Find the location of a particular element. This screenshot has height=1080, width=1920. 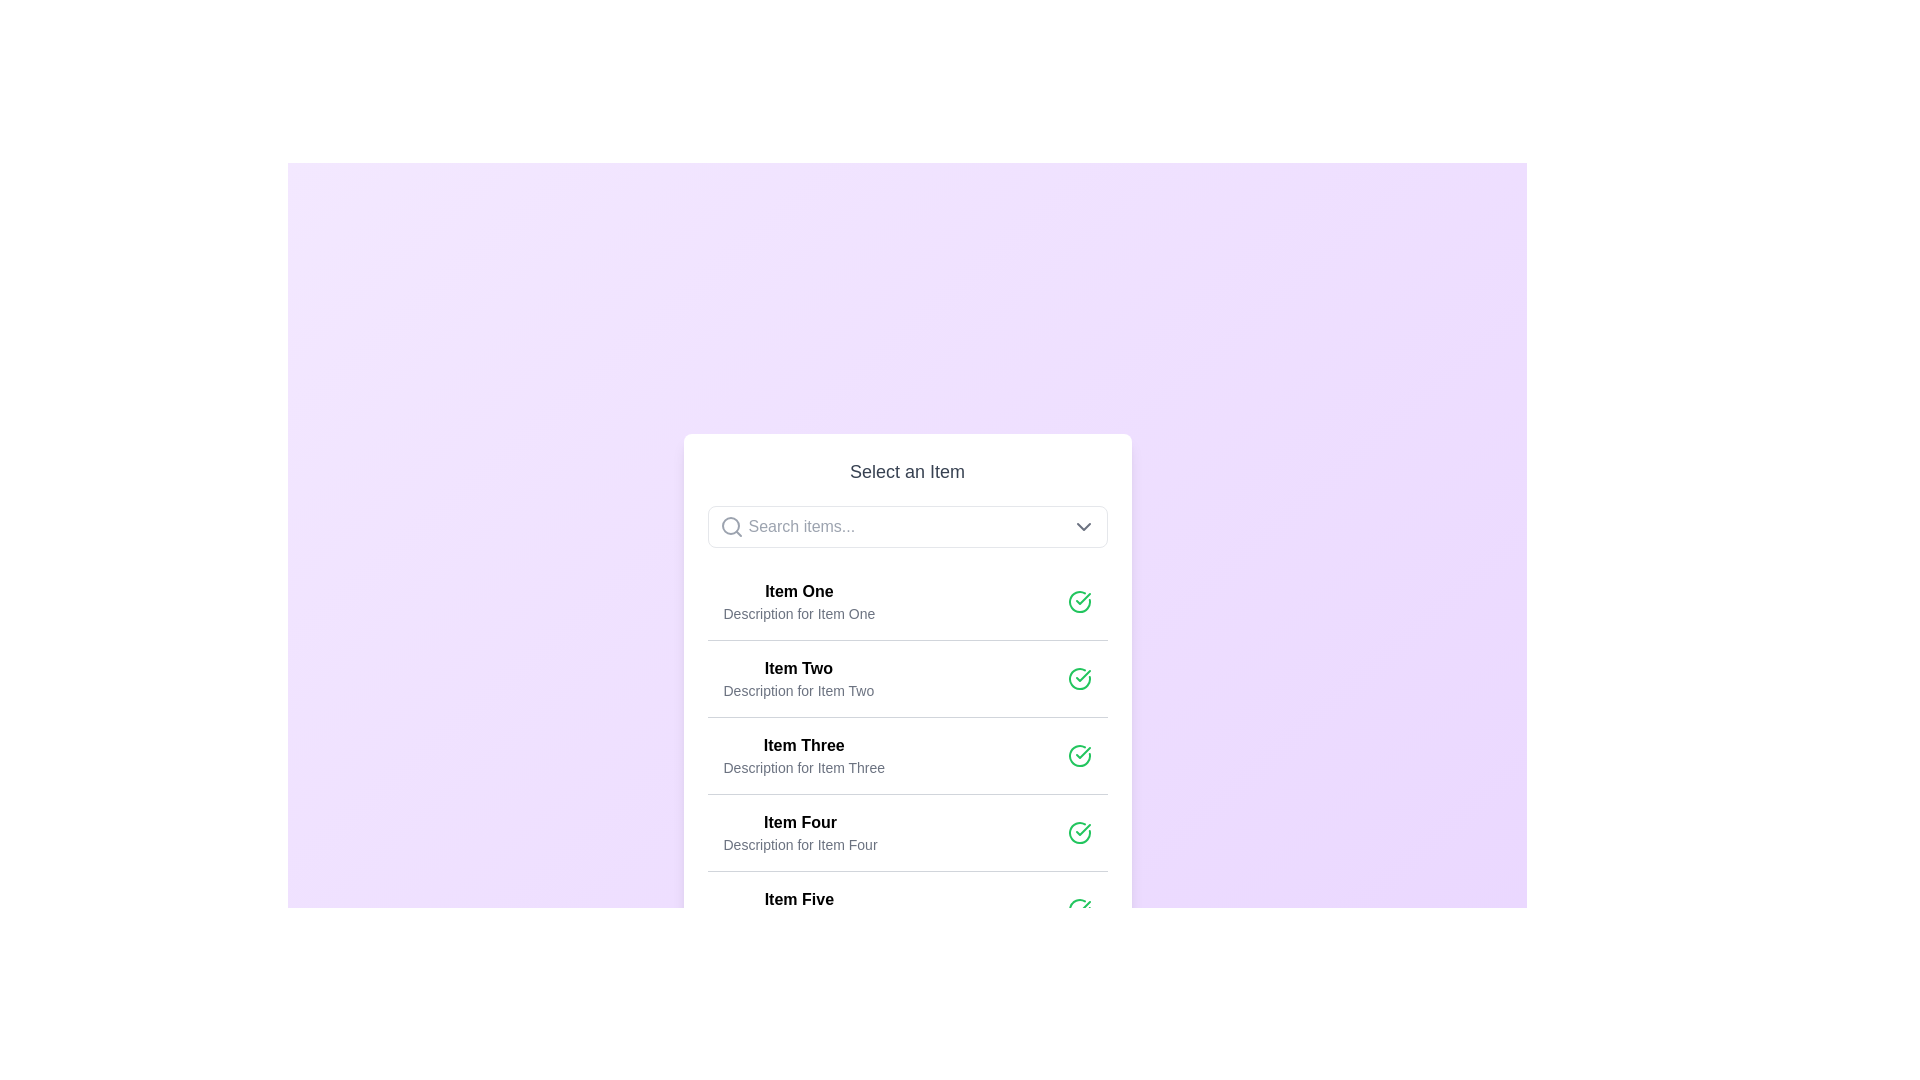

bold text label that reads 'Item One', which serves as the main title for the first item in a vertical list is located at coordinates (798, 590).